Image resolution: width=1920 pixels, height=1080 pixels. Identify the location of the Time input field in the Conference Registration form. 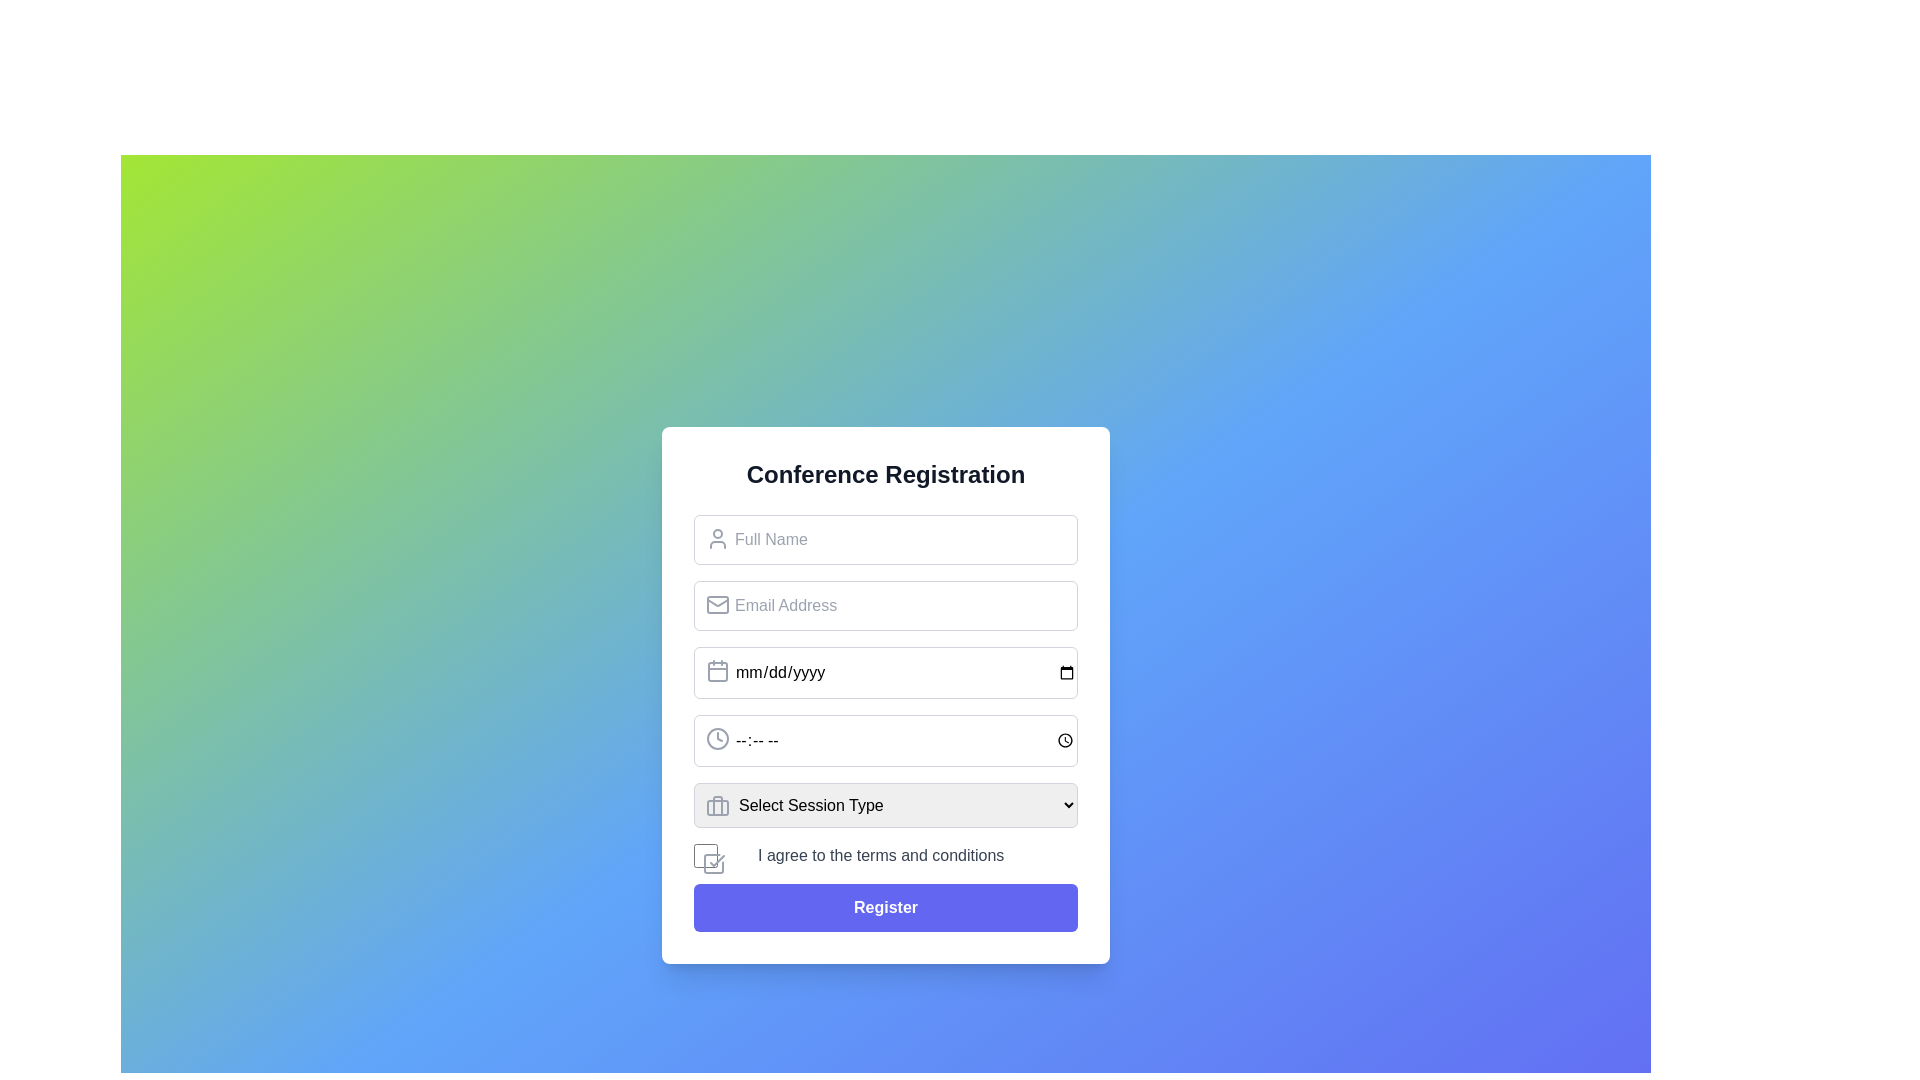
(885, 740).